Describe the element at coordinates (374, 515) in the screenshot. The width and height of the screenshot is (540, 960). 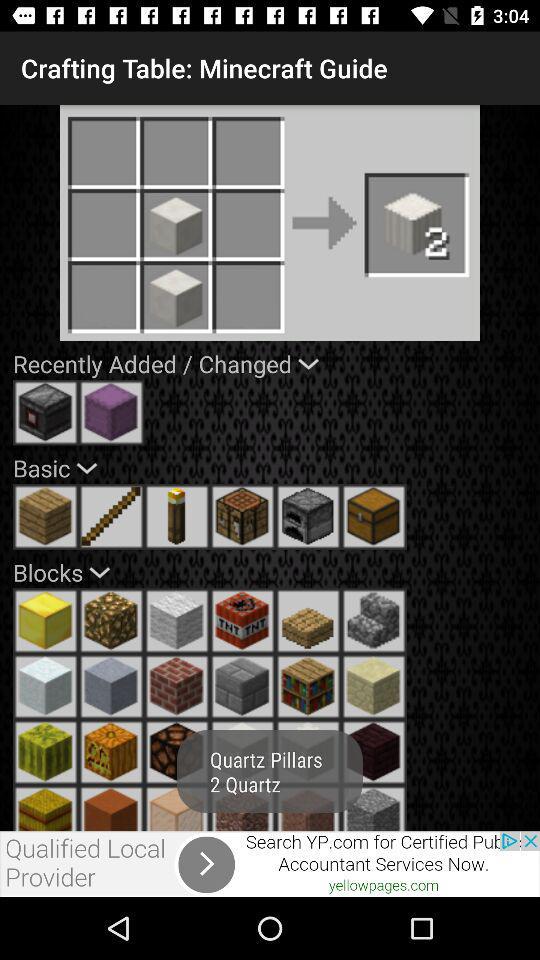
I see `the box` at that location.